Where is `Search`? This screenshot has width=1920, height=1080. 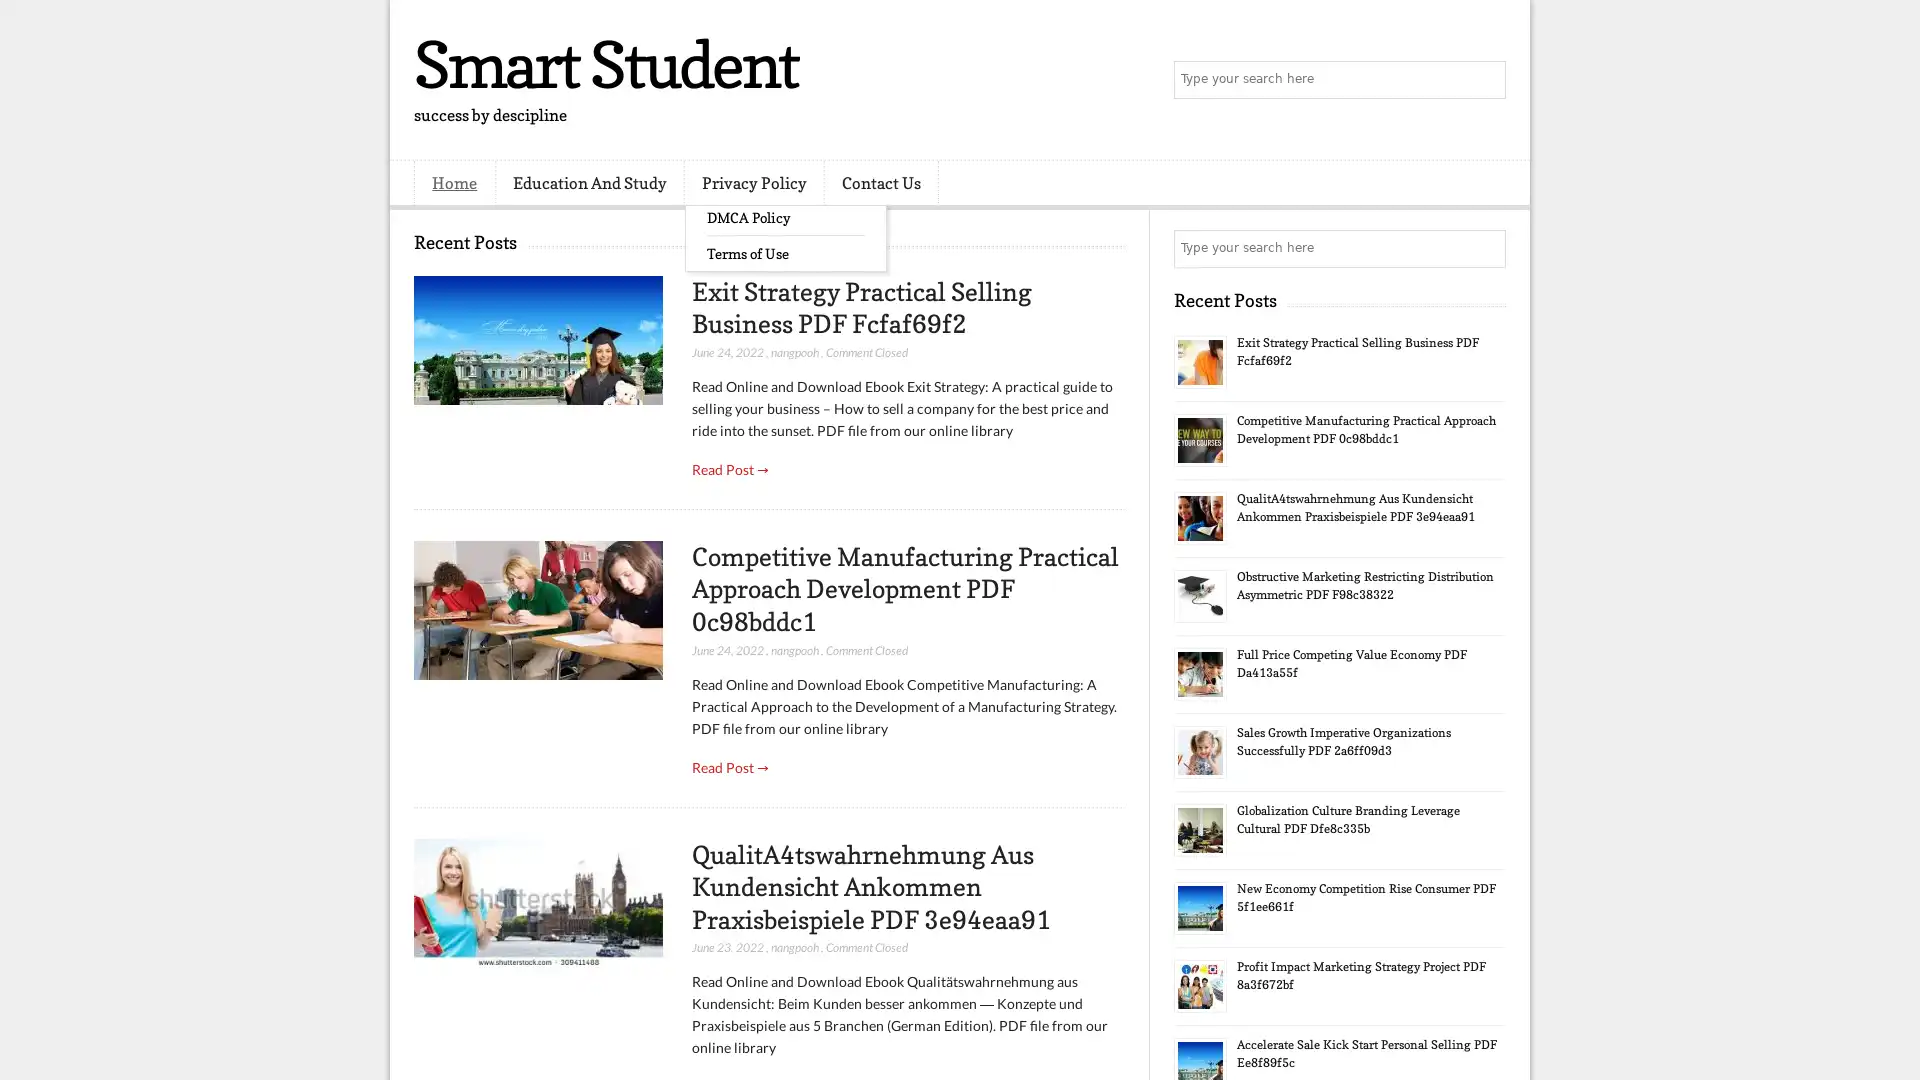 Search is located at coordinates (1485, 248).